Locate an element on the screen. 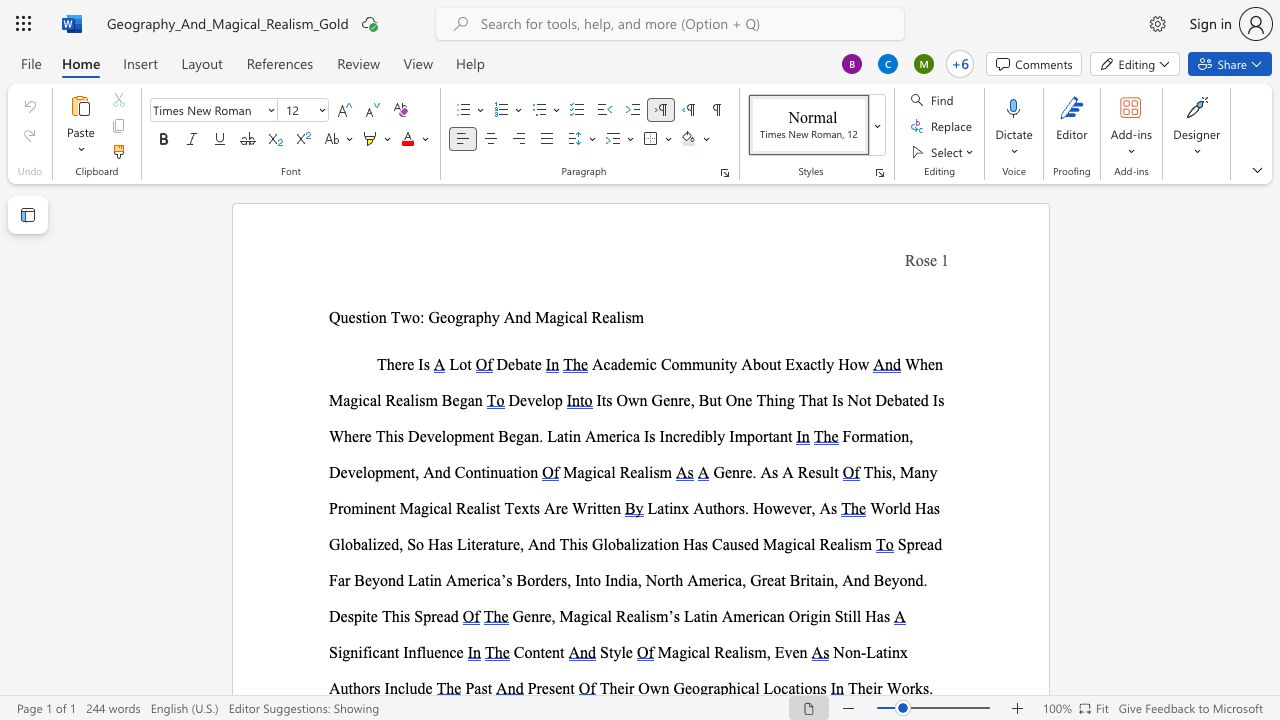  the space between the continuous character "r" and "e" in the text is located at coordinates (560, 507).